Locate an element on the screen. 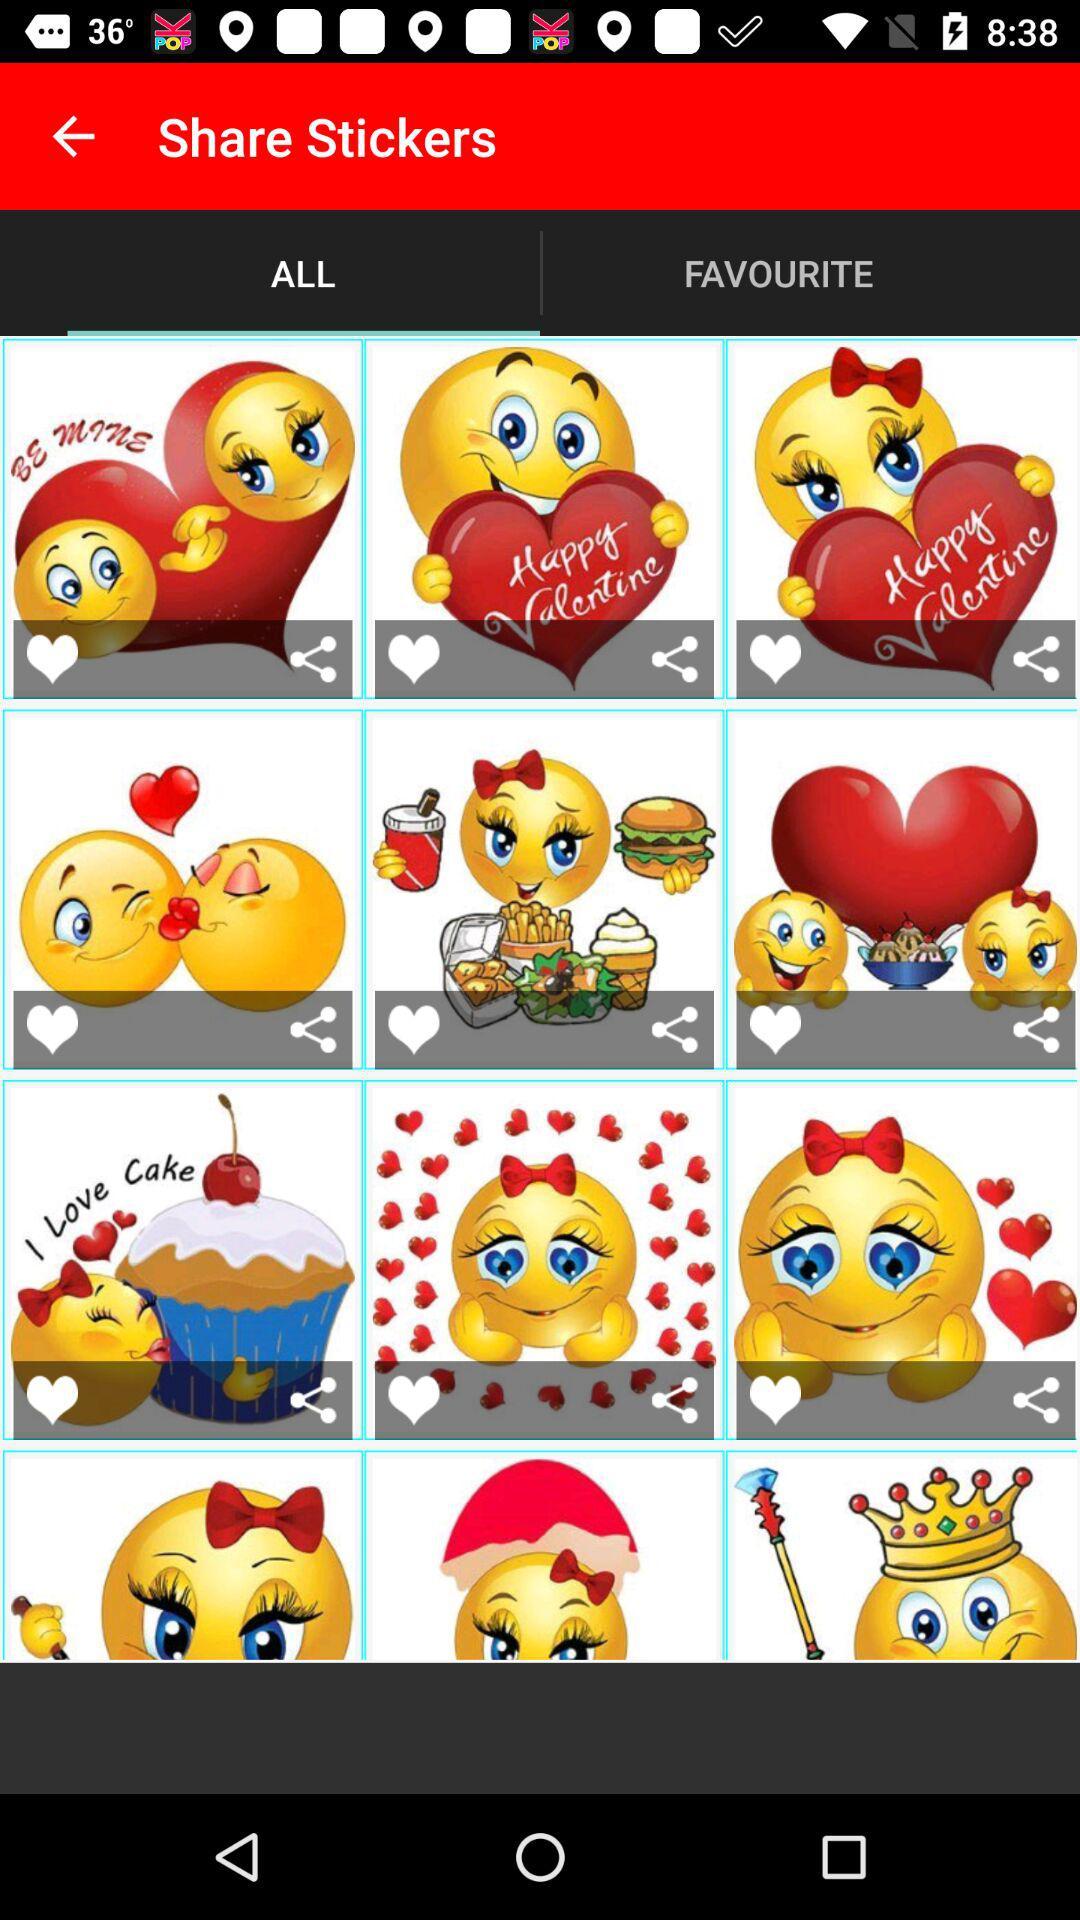 The width and height of the screenshot is (1080, 1920). share the sticker is located at coordinates (675, 1029).